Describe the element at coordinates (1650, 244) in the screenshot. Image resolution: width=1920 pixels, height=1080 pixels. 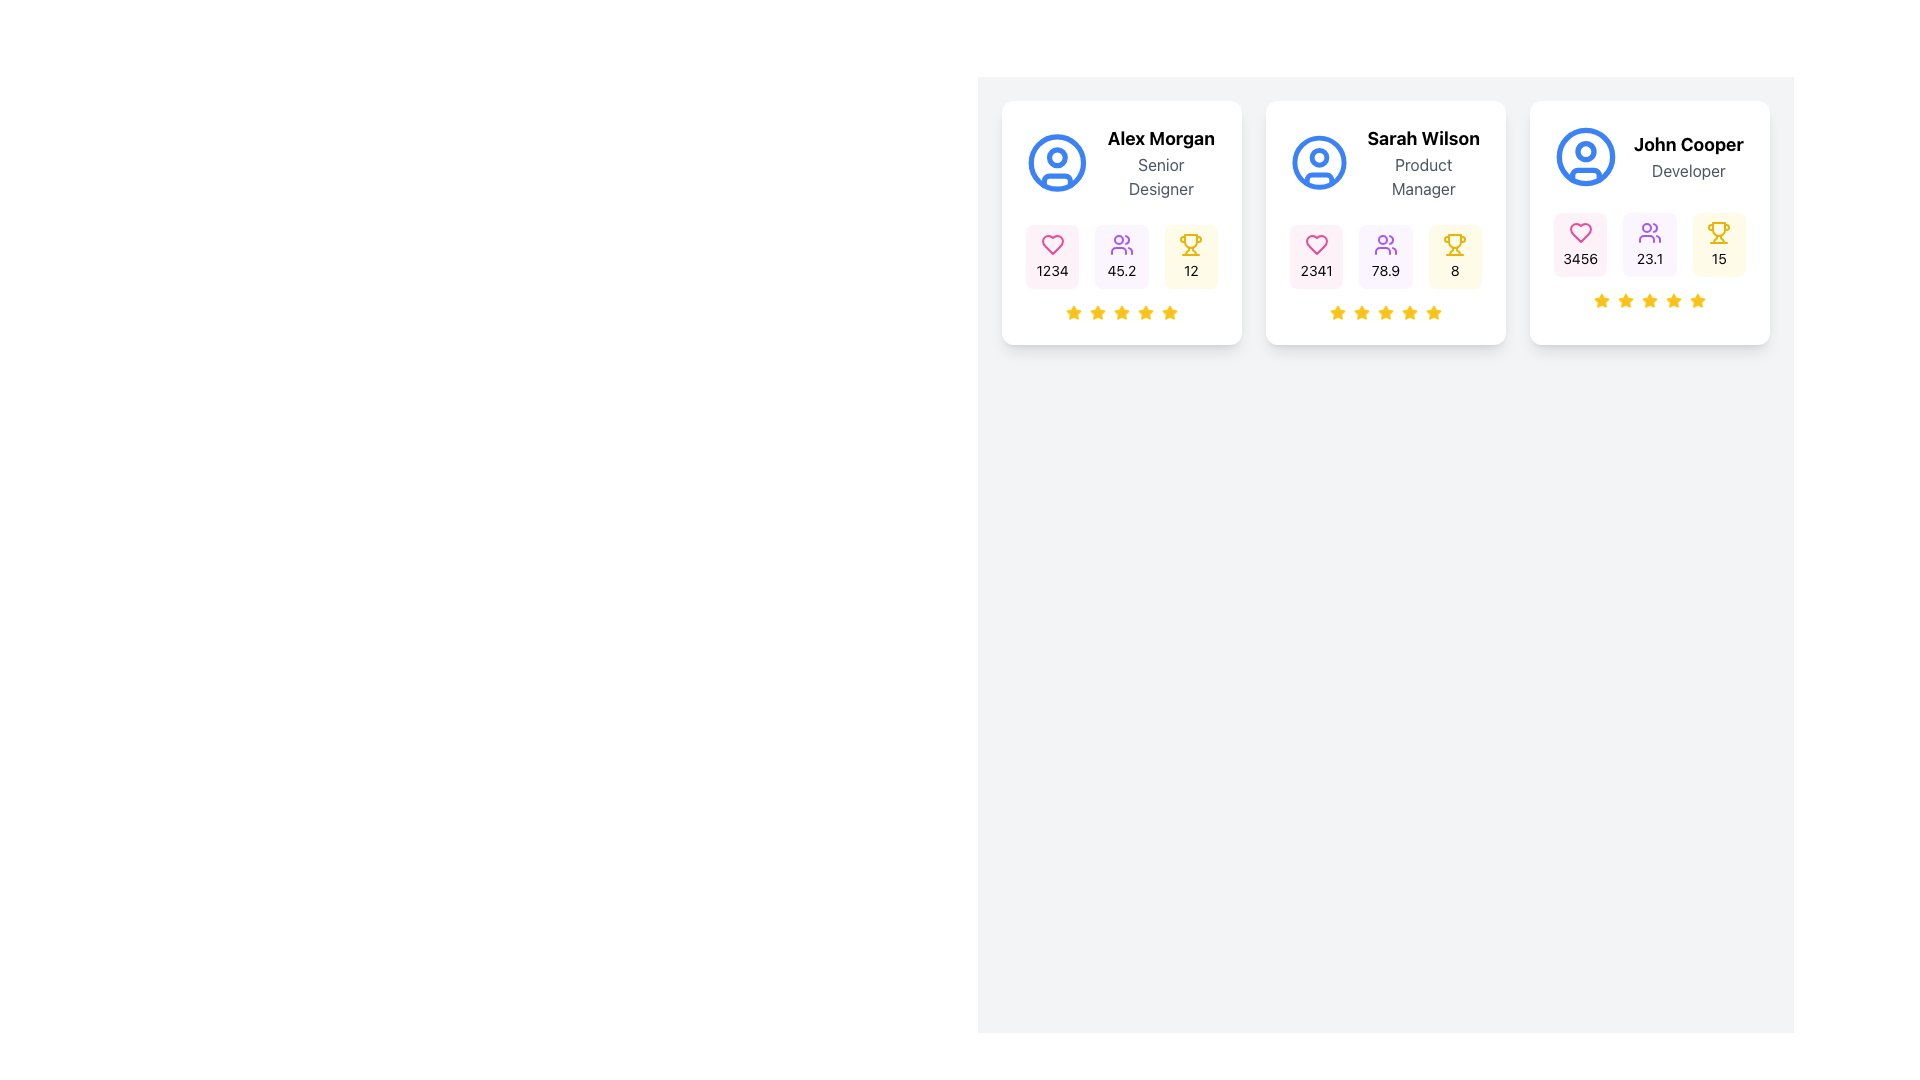
I see `the Metric display element that indicates user-related statistics, positioned in the second card from the right in a three-column grid layout, specifically the second item in the bottom row, surrounded by a heart icon and a trophy icon` at that location.